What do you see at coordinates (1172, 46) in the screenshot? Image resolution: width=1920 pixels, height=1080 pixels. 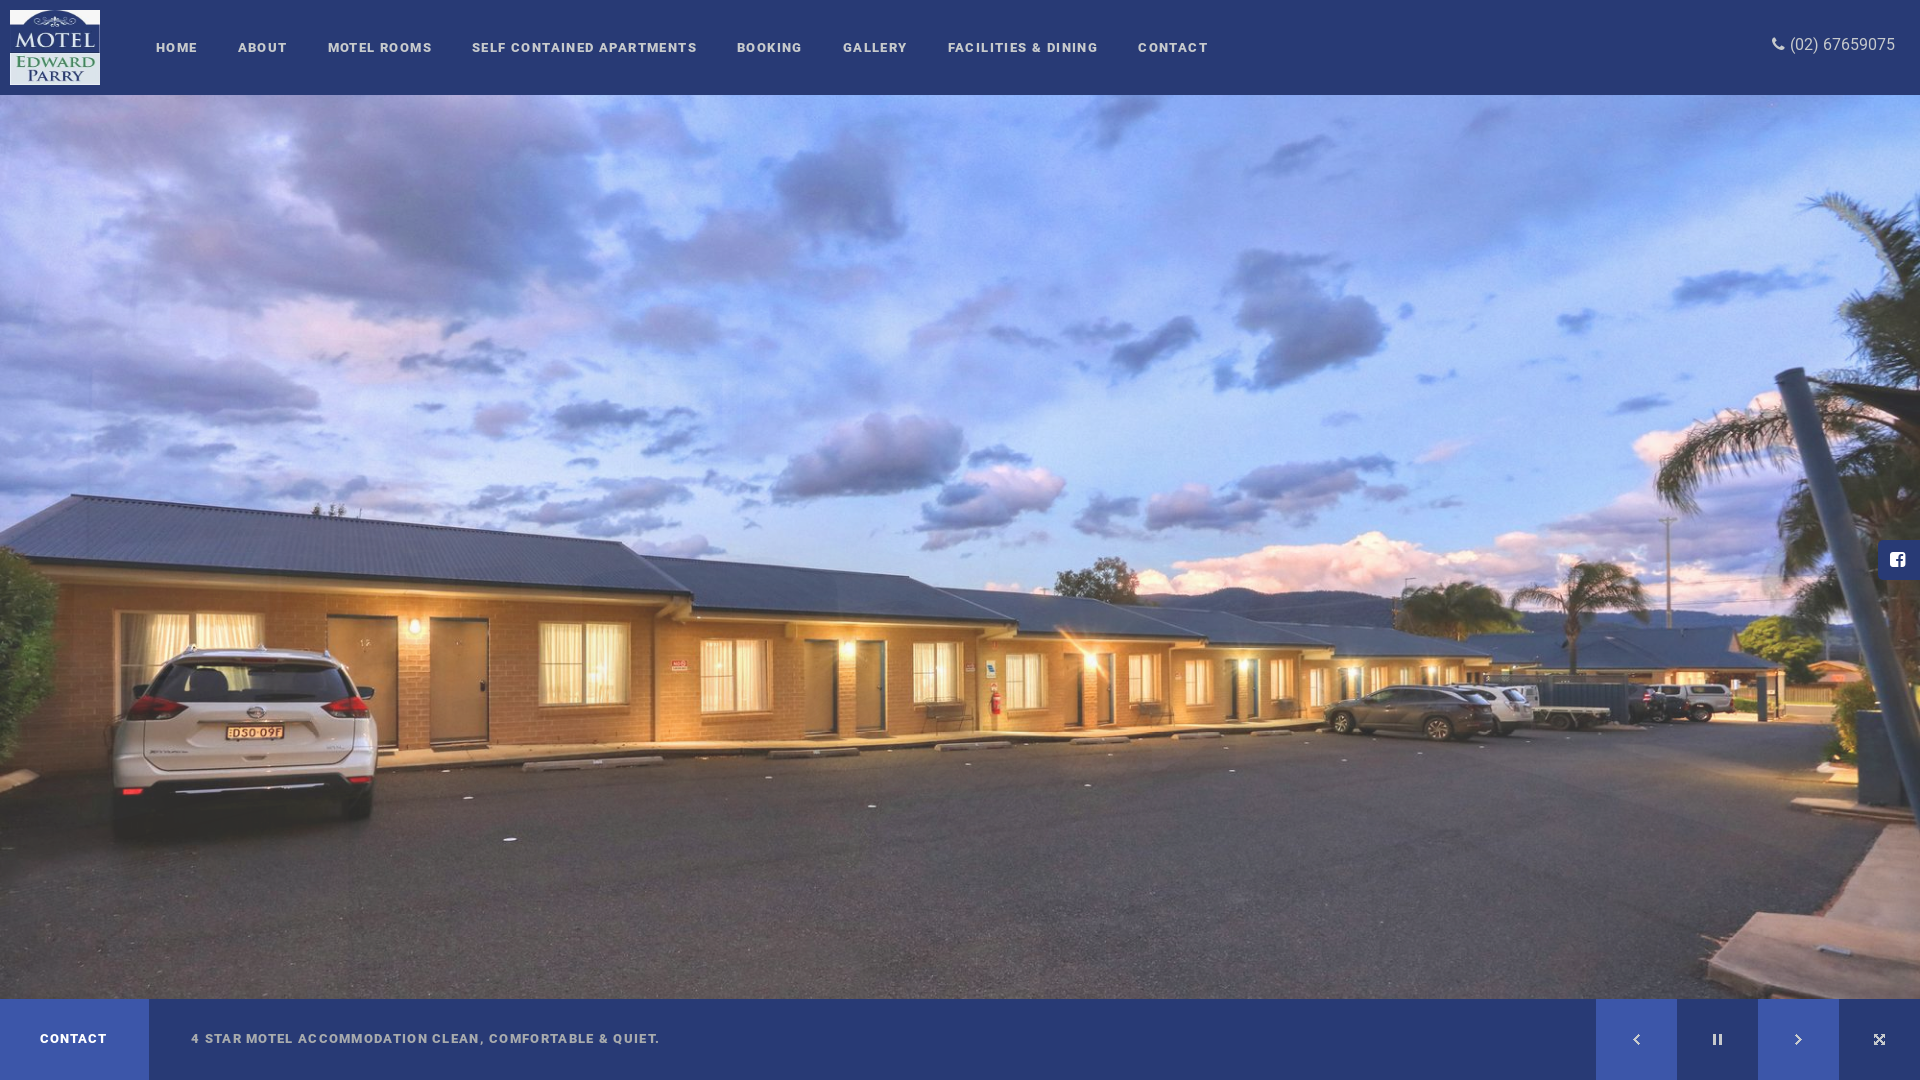 I see `'CONTACT'` at bounding box center [1172, 46].